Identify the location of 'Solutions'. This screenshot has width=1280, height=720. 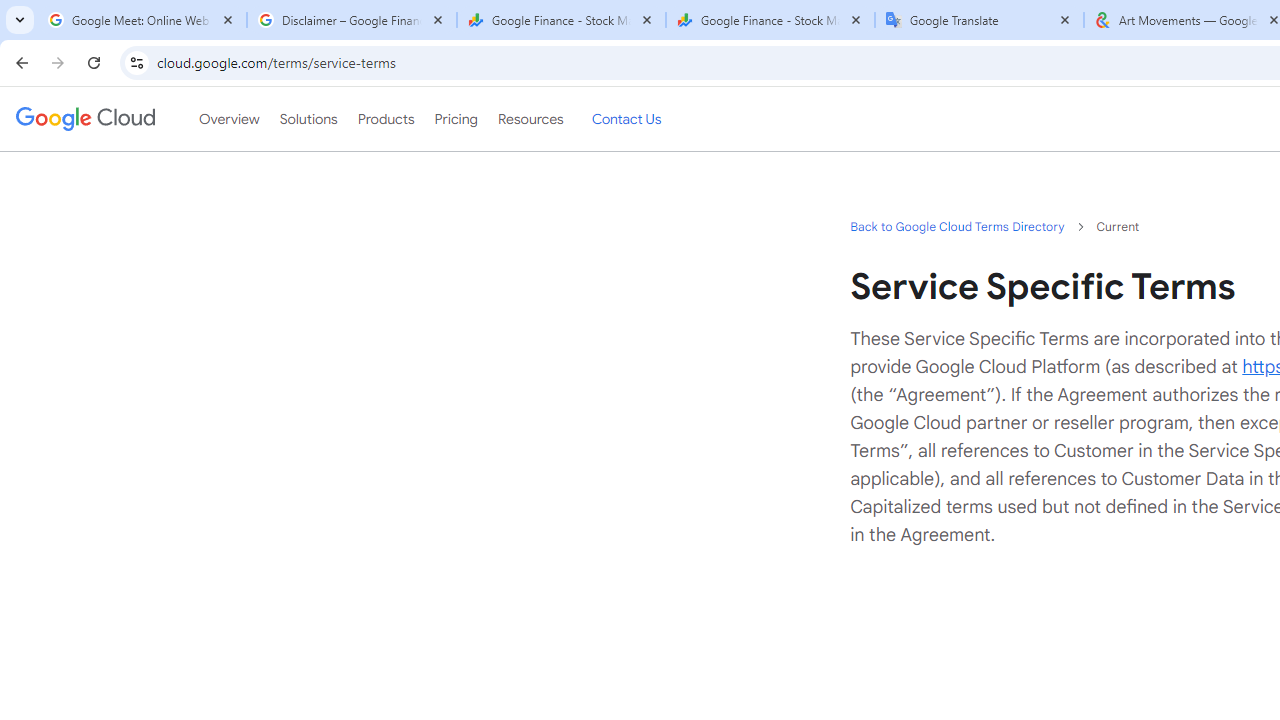
(307, 119).